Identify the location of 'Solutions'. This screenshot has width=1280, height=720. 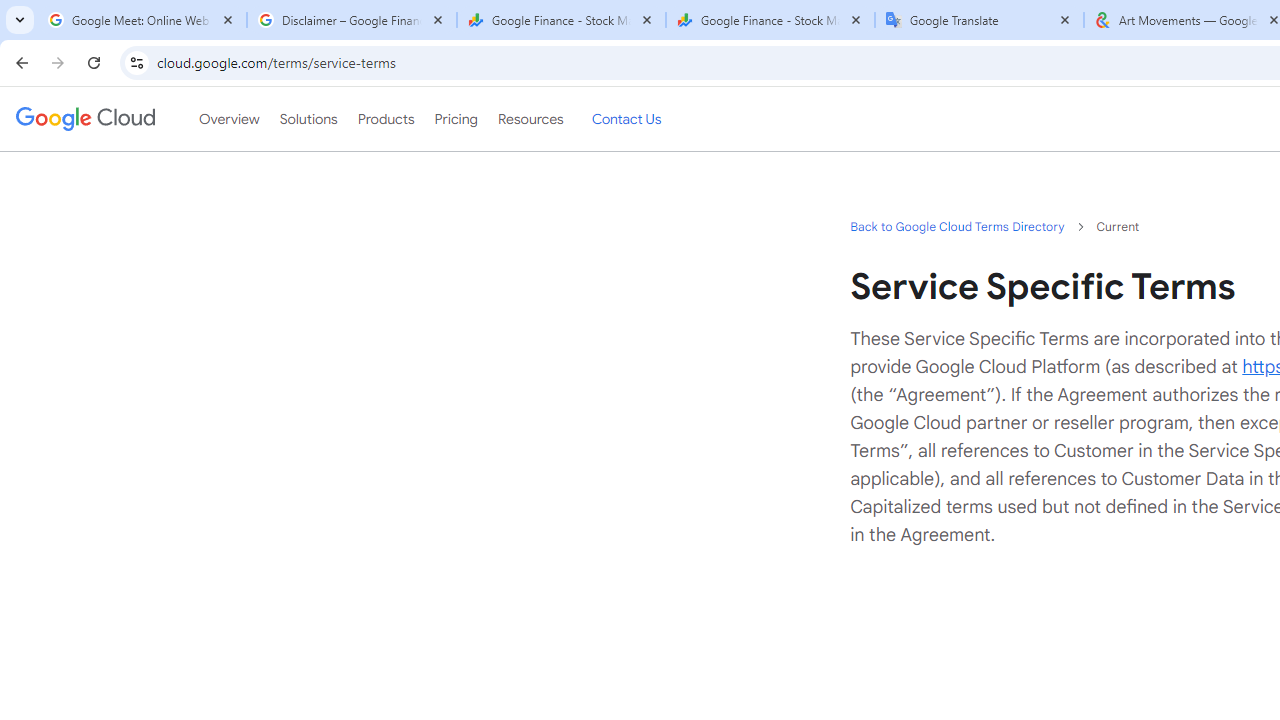
(307, 119).